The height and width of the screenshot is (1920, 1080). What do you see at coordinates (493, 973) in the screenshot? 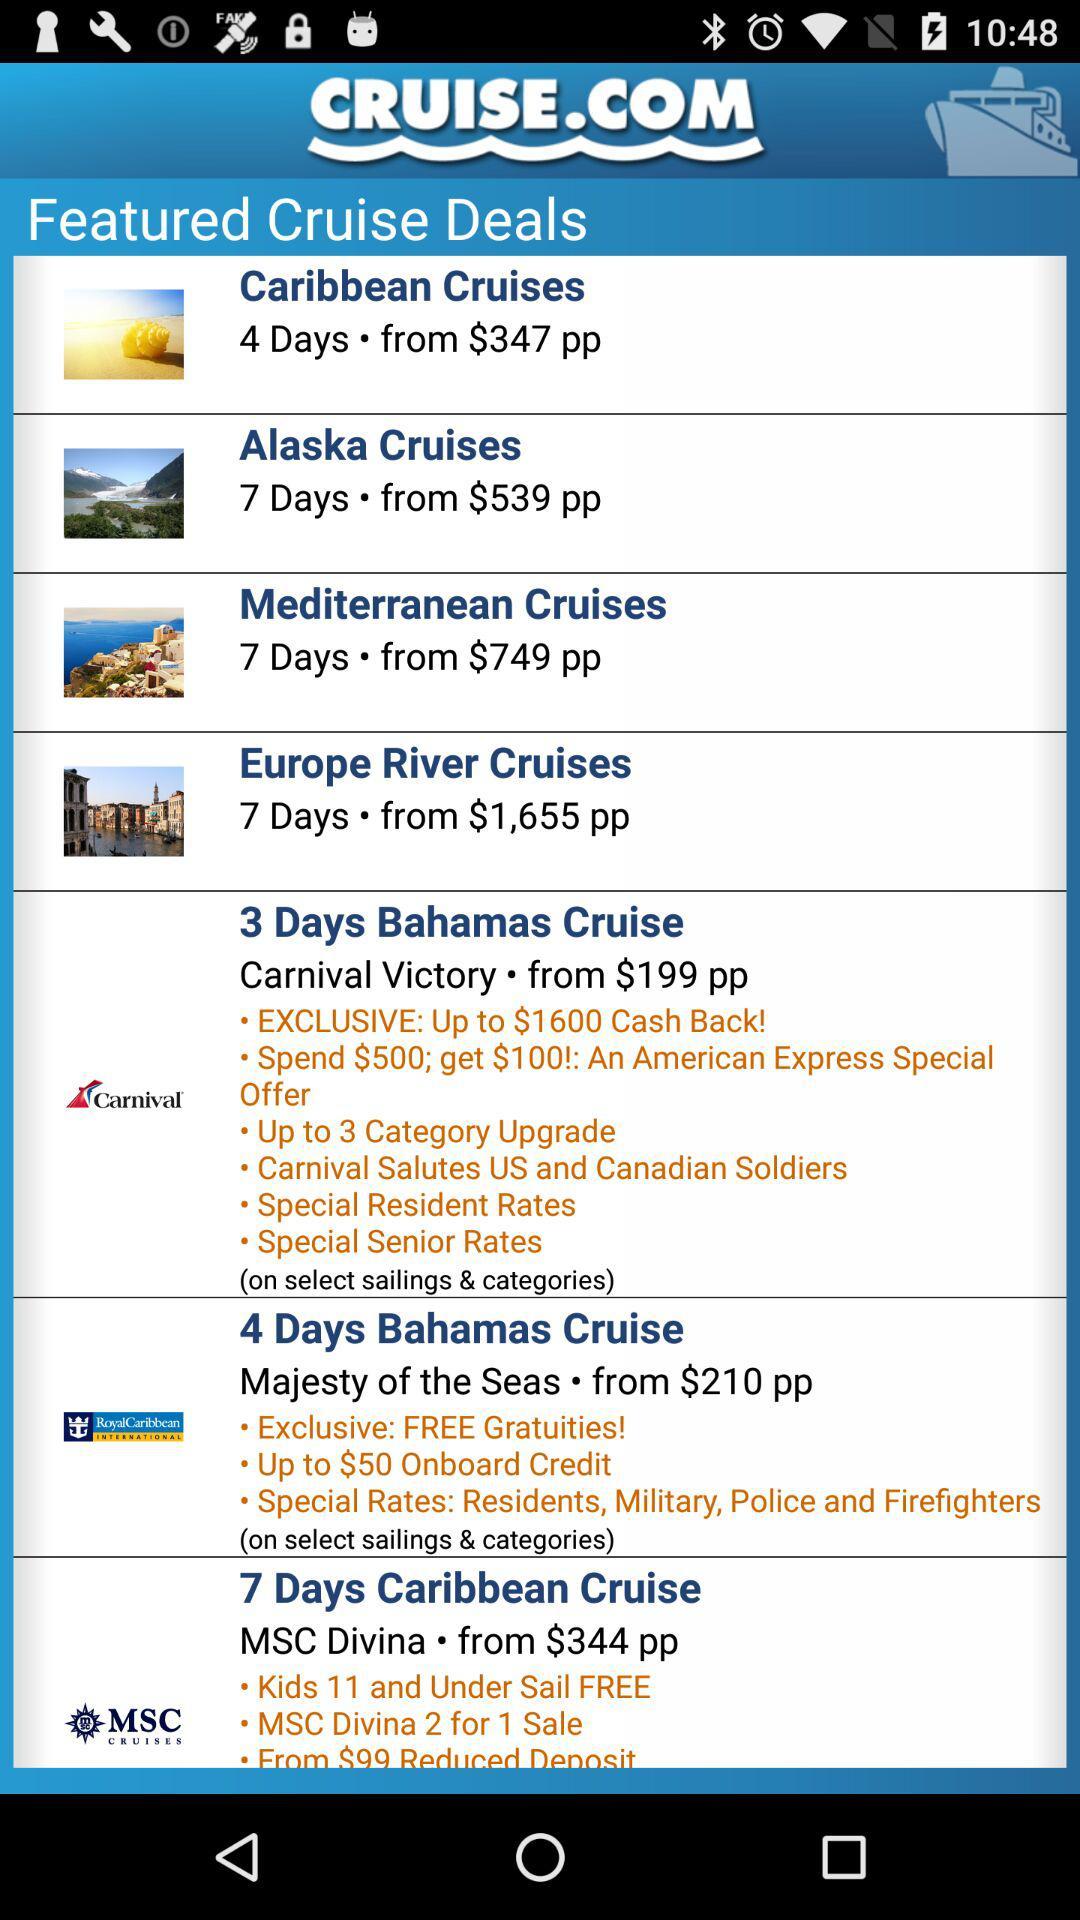
I see `the item above exclusive up to item` at bounding box center [493, 973].